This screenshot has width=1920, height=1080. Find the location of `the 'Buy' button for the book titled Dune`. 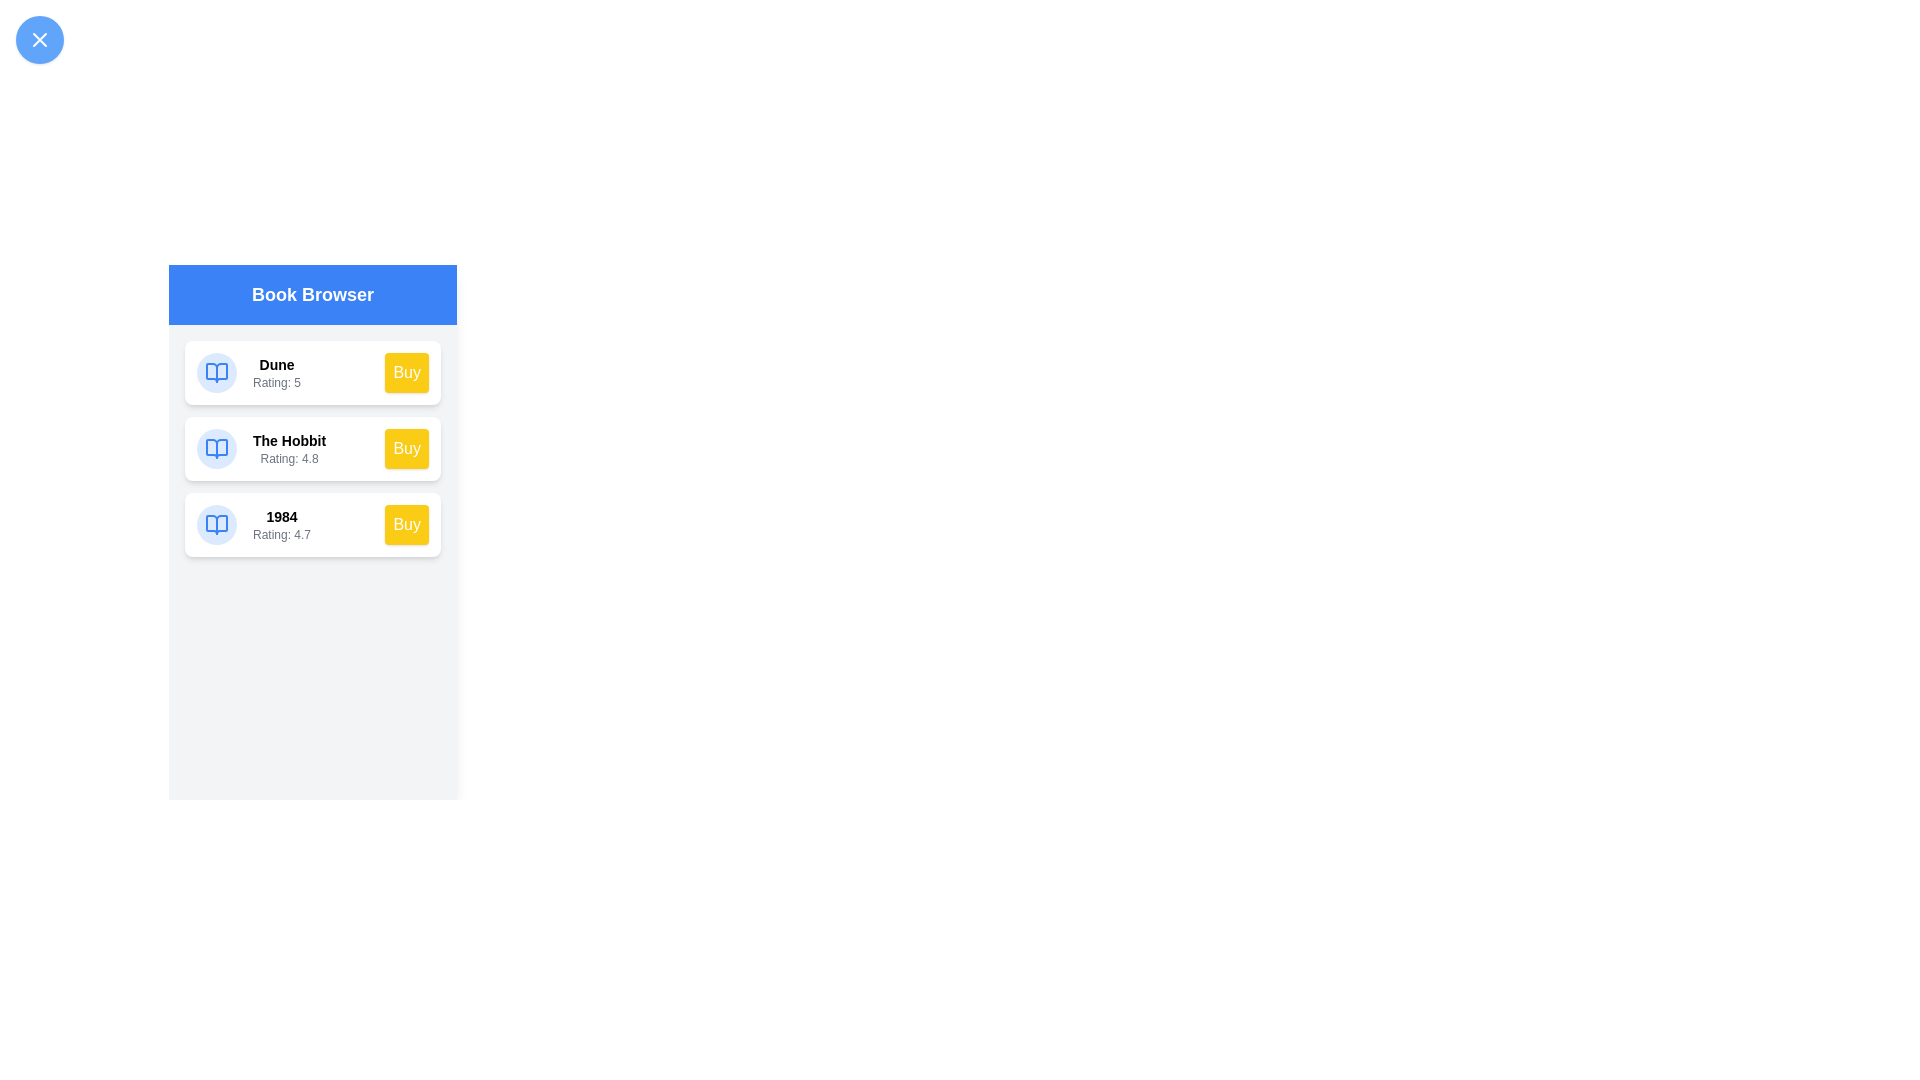

the 'Buy' button for the book titled Dune is located at coordinates (406, 373).